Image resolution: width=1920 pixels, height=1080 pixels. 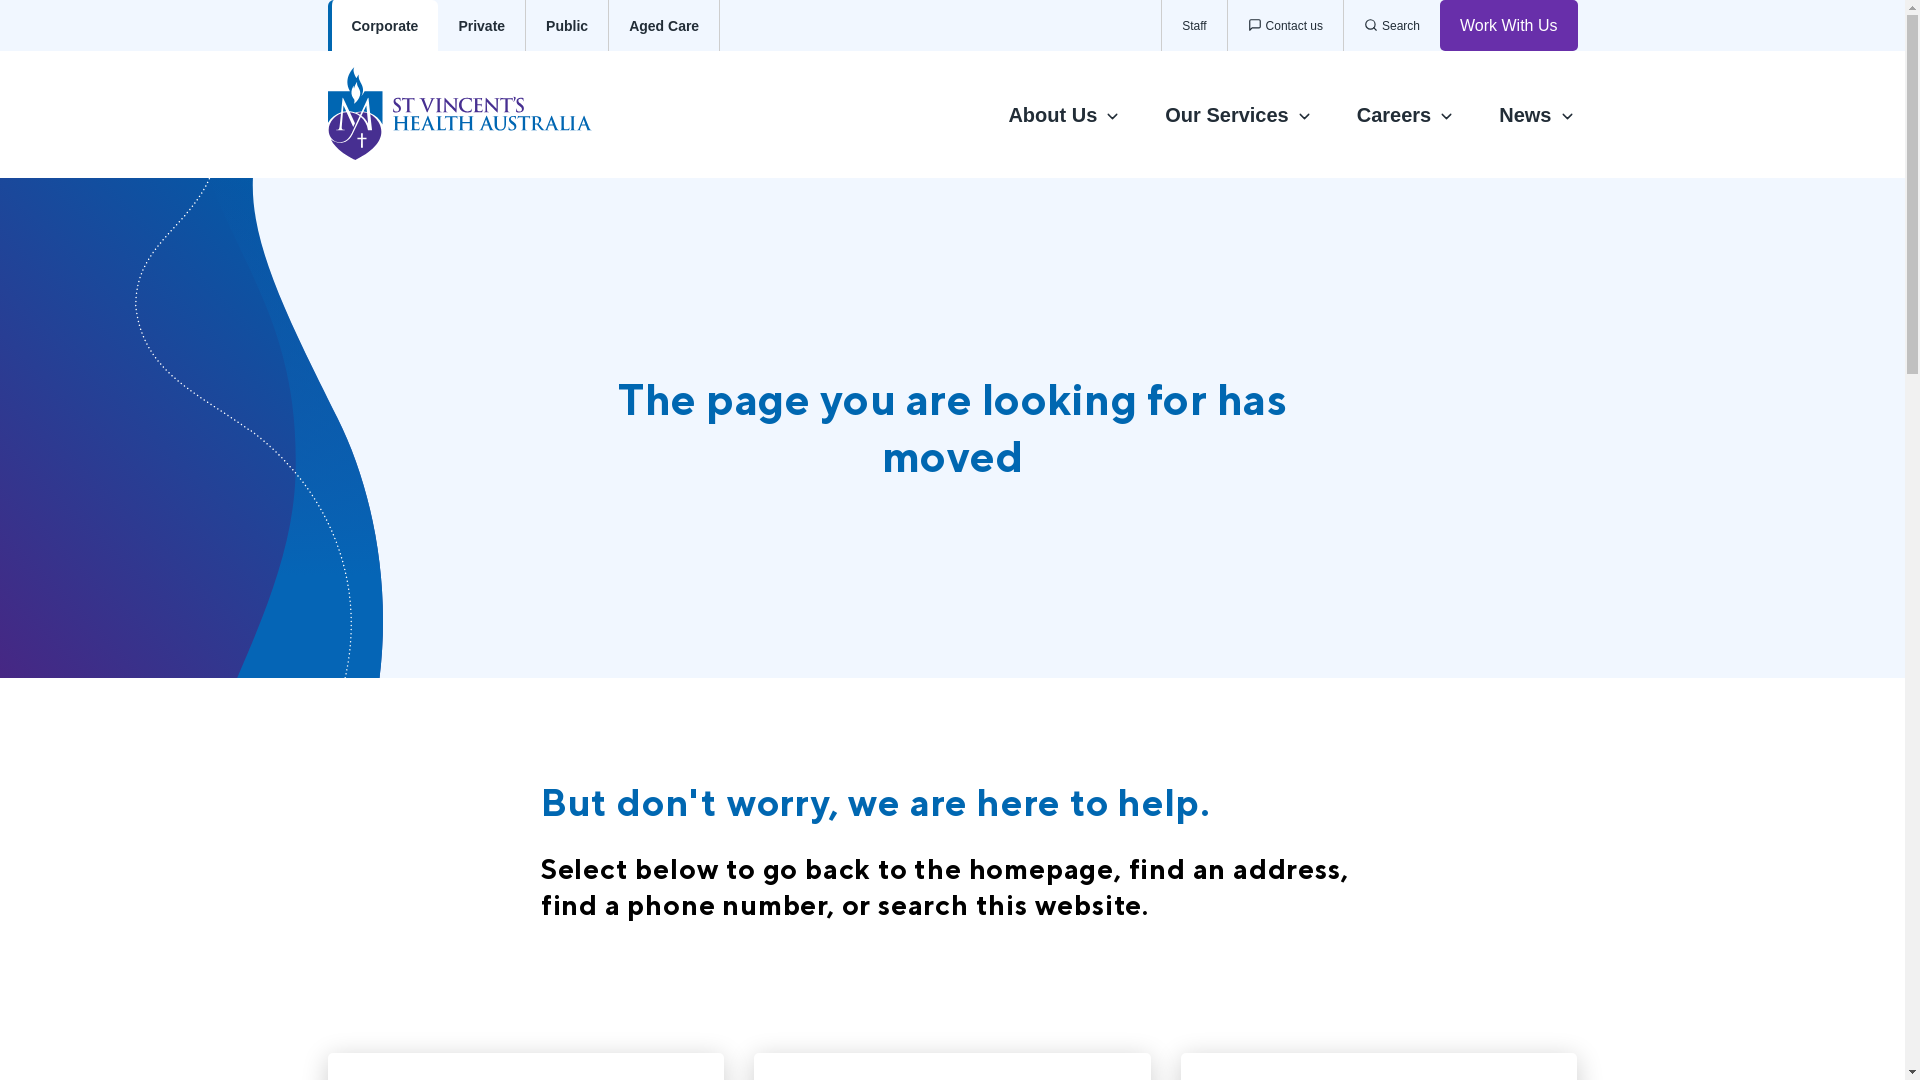 What do you see at coordinates (1343, 25) in the screenshot?
I see `'Search'` at bounding box center [1343, 25].